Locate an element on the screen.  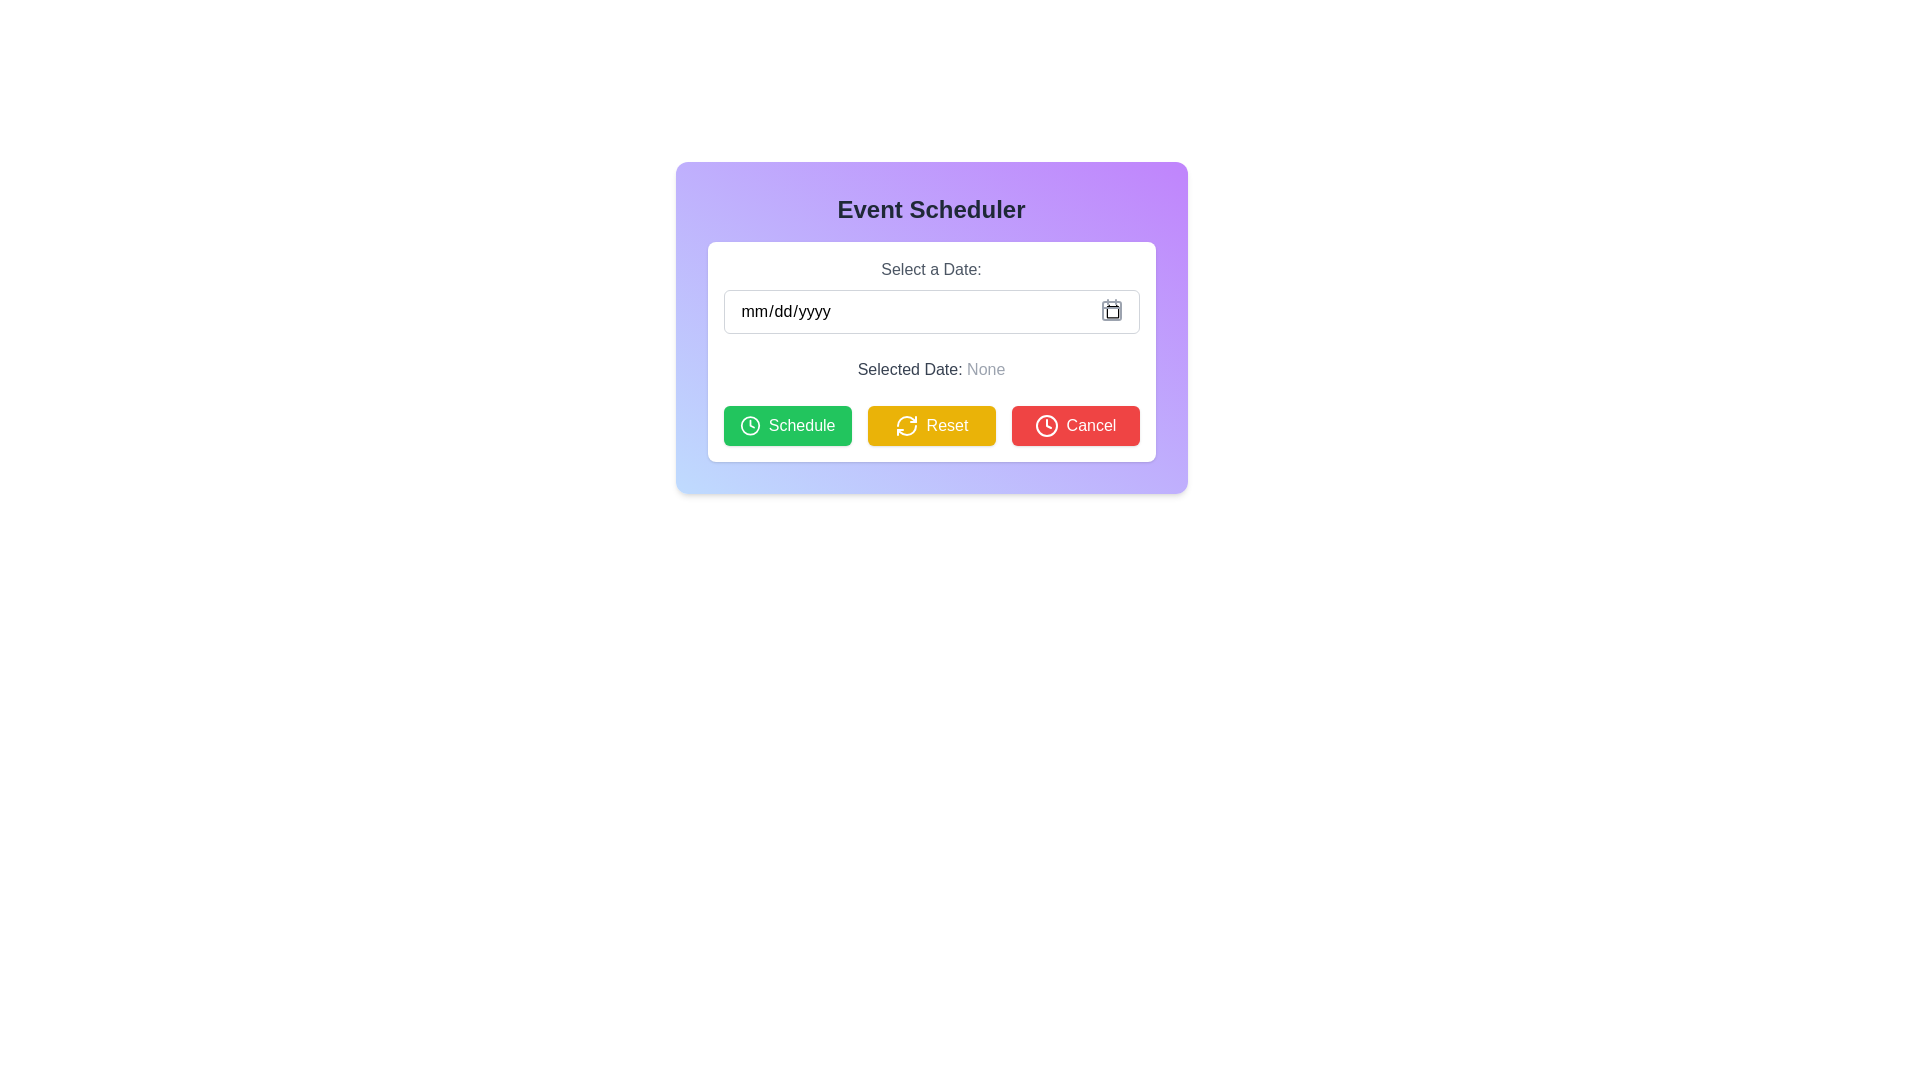
the 'Reset' button with a yellow background and white text, located in the 'Event Scheduler' card is located at coordinates (930, 424).